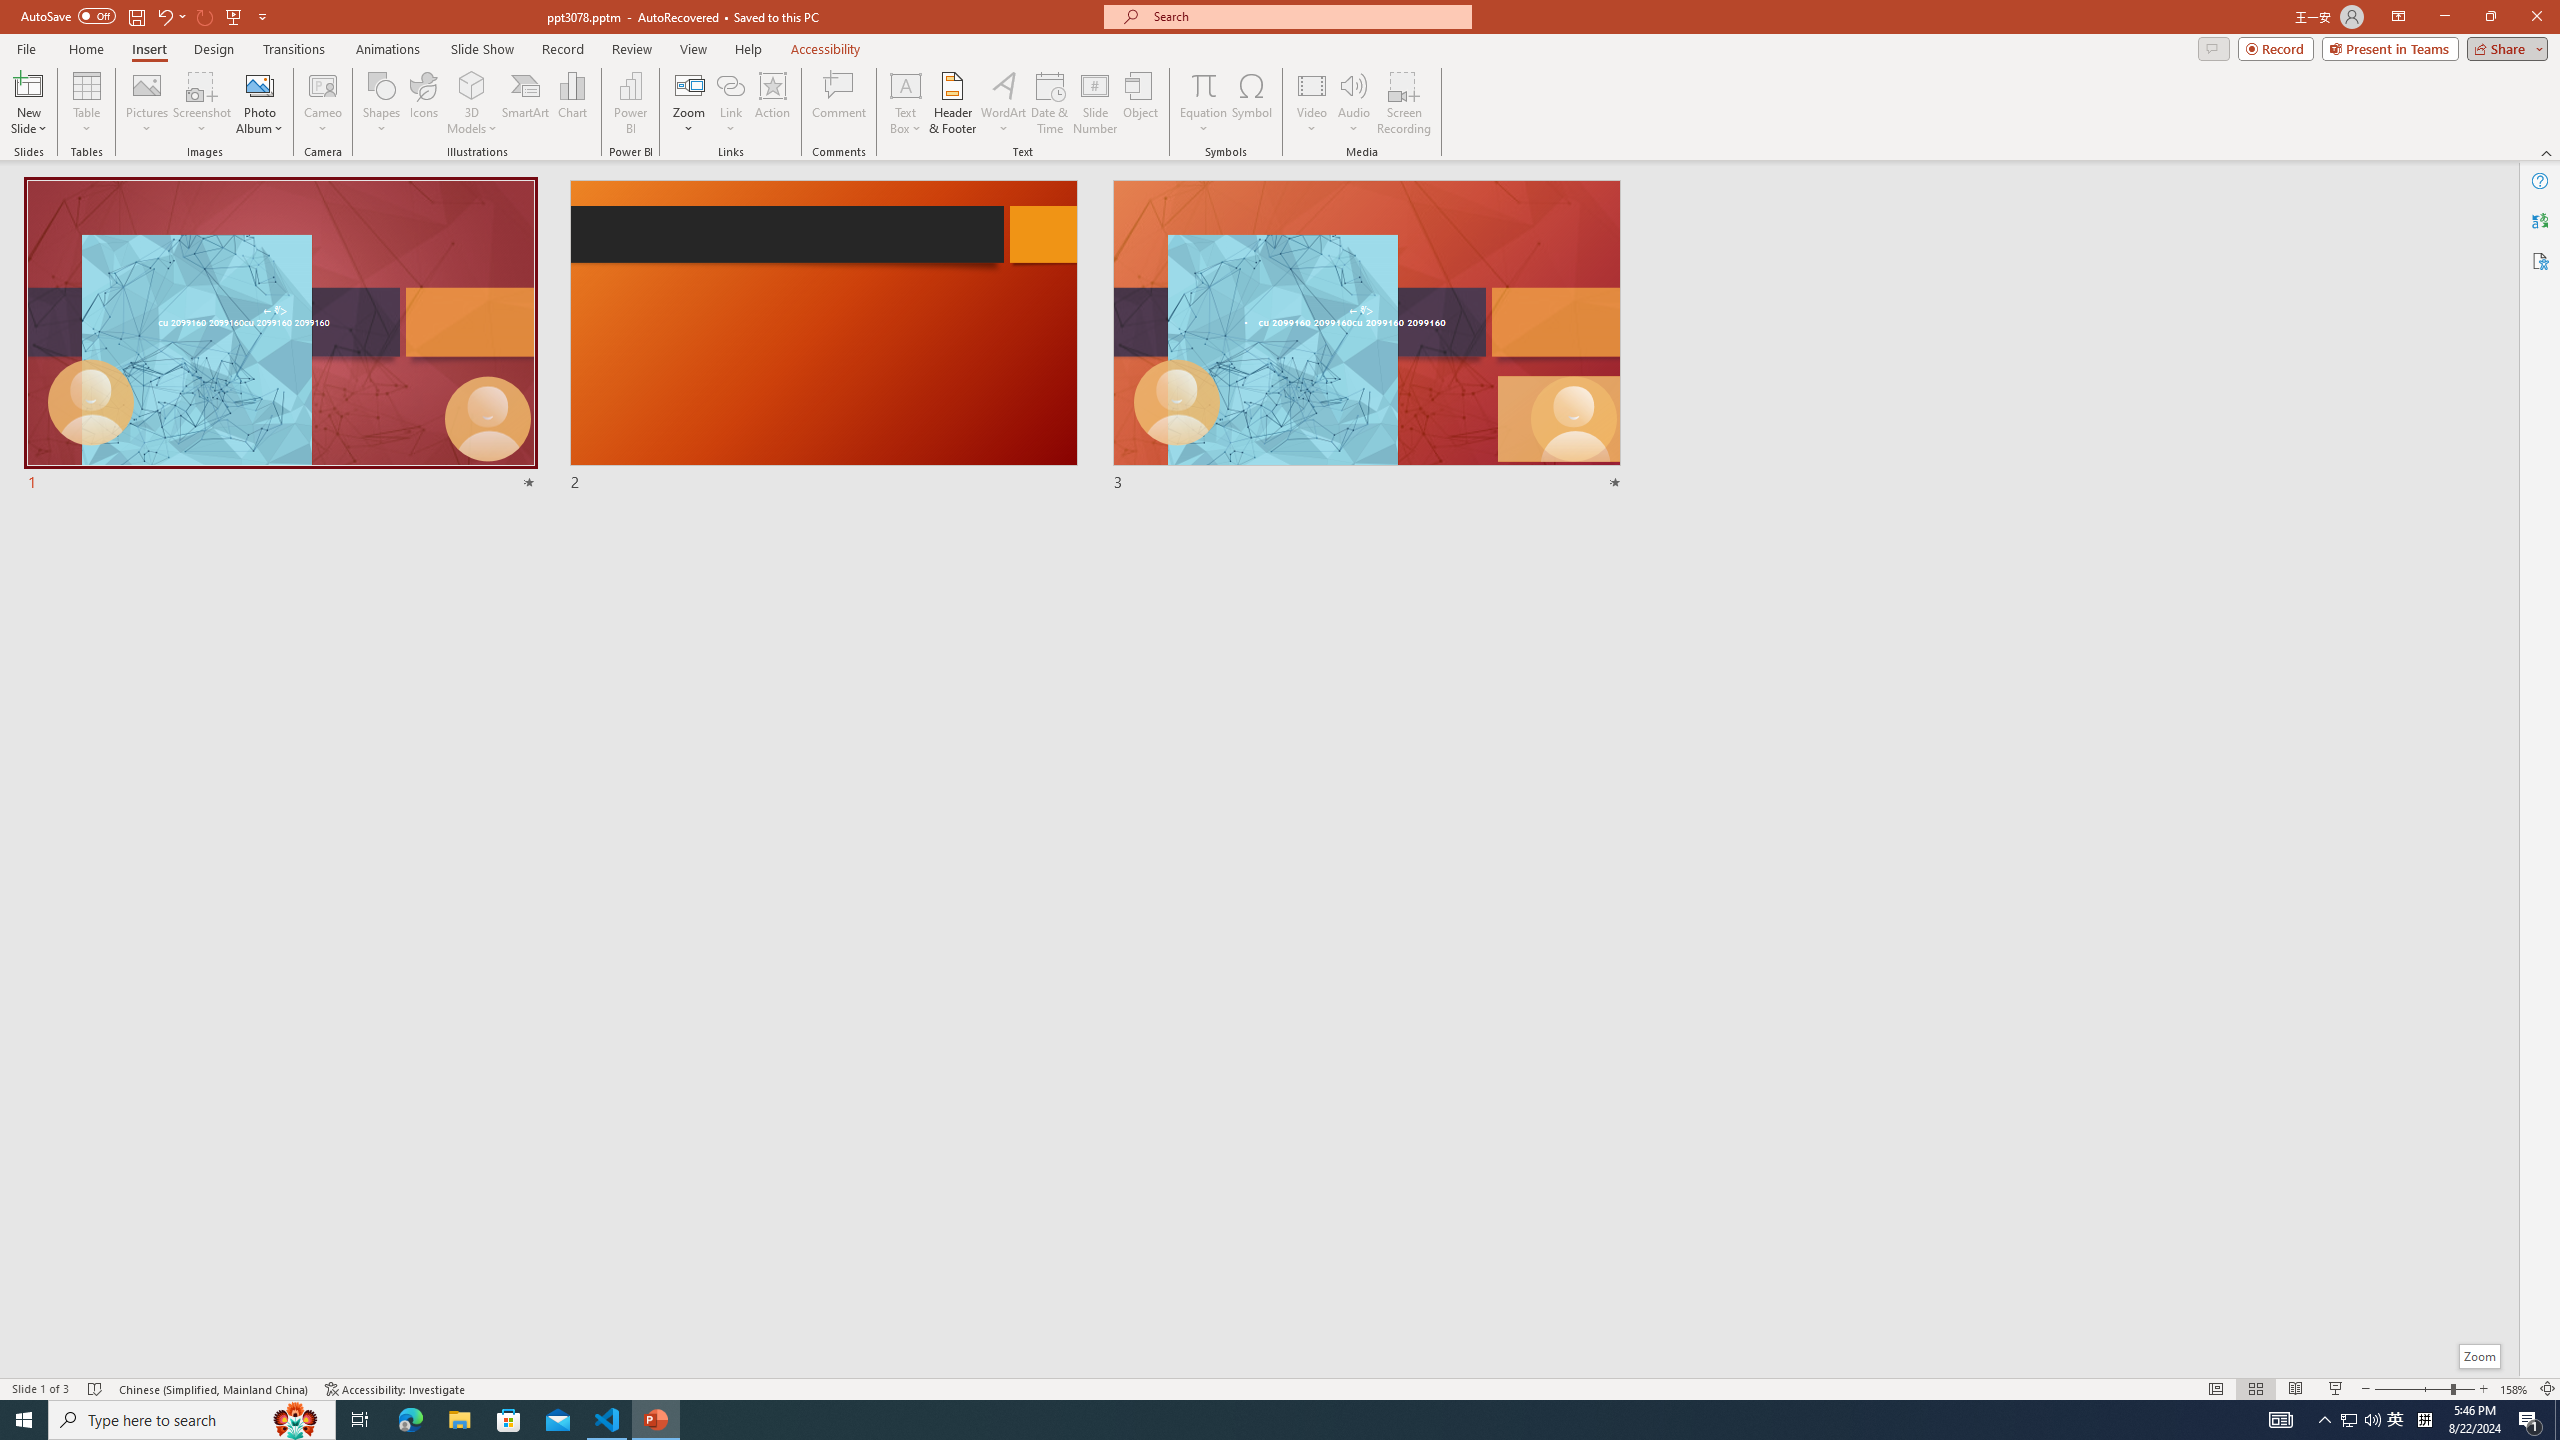 The width and height of the screenshot is (2560, 1440). Describe the element at coordinates (258, 84) in the screenshot. I see `'New Photo Album...'` at that location.